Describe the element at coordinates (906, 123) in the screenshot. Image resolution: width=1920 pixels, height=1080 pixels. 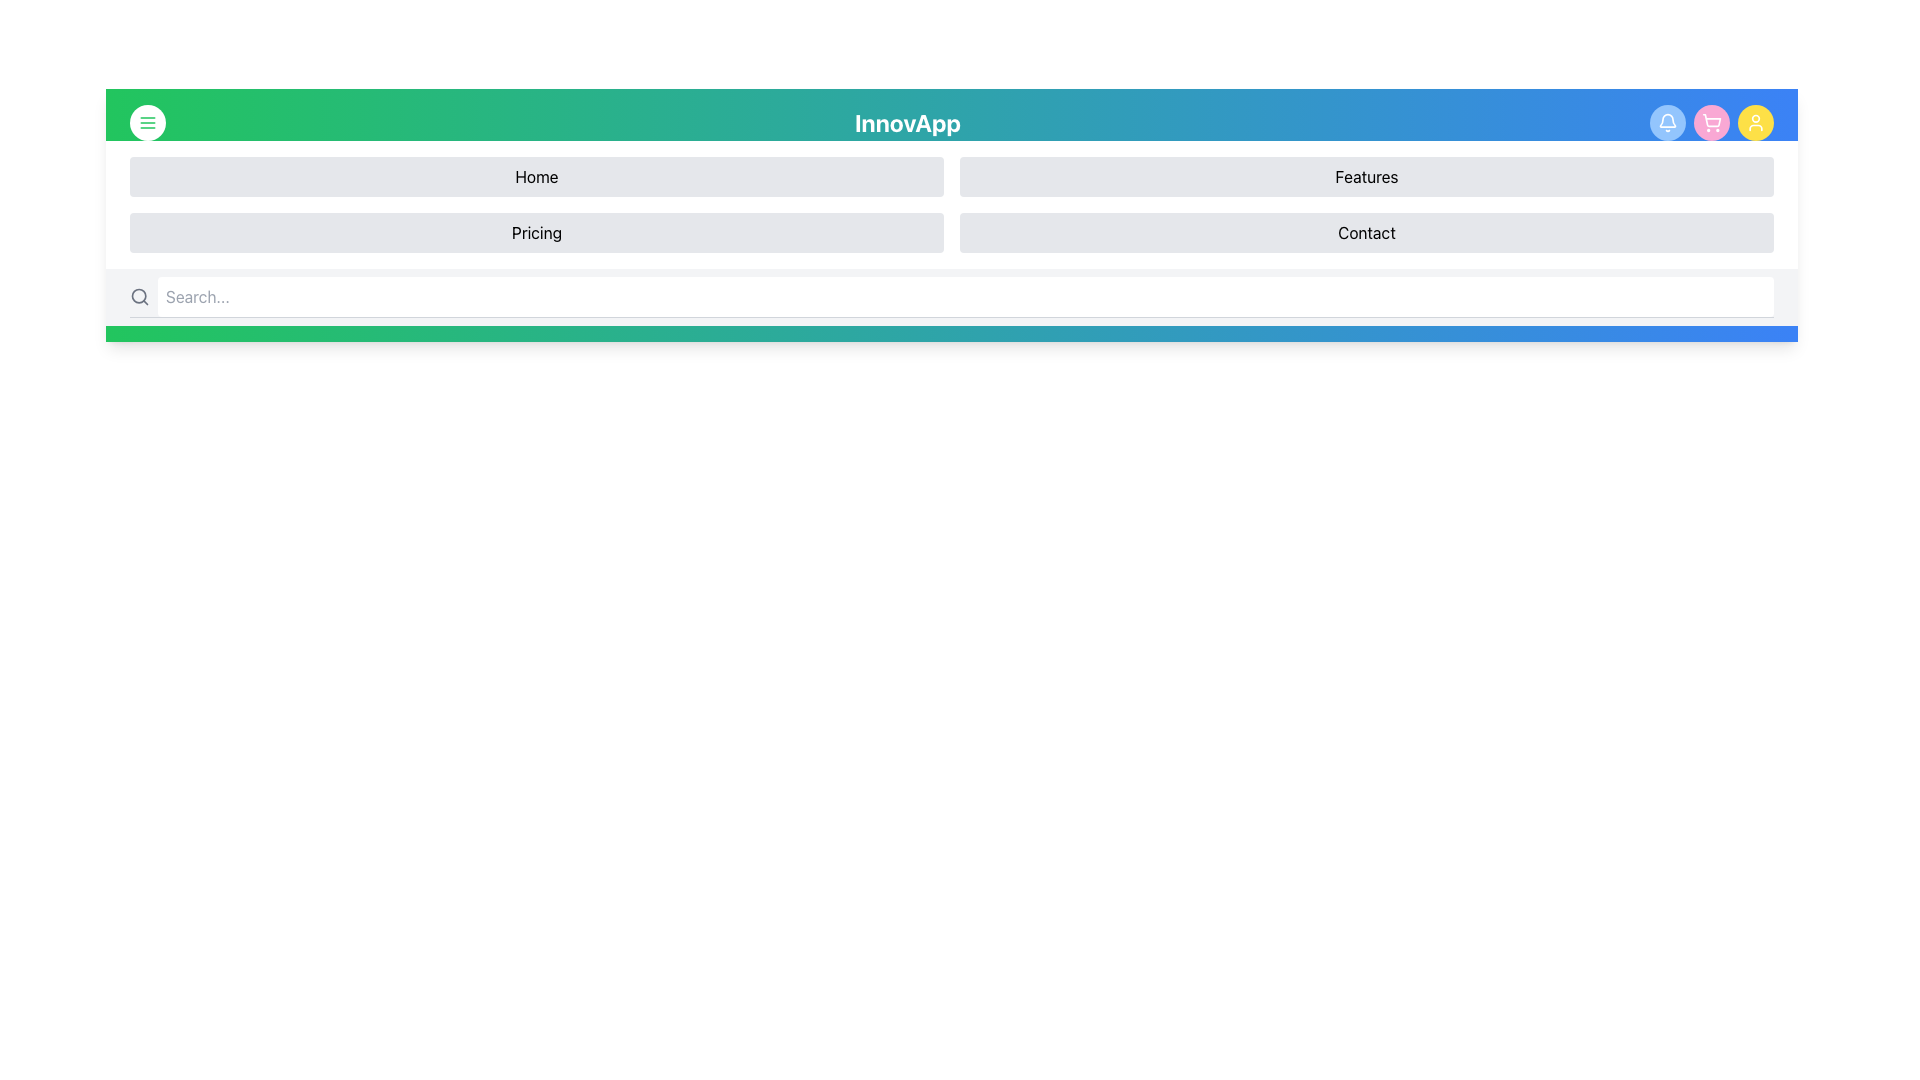
I see `the branding text label of the application, 'InnovApp', located at the center of the navigation bar` at that location.